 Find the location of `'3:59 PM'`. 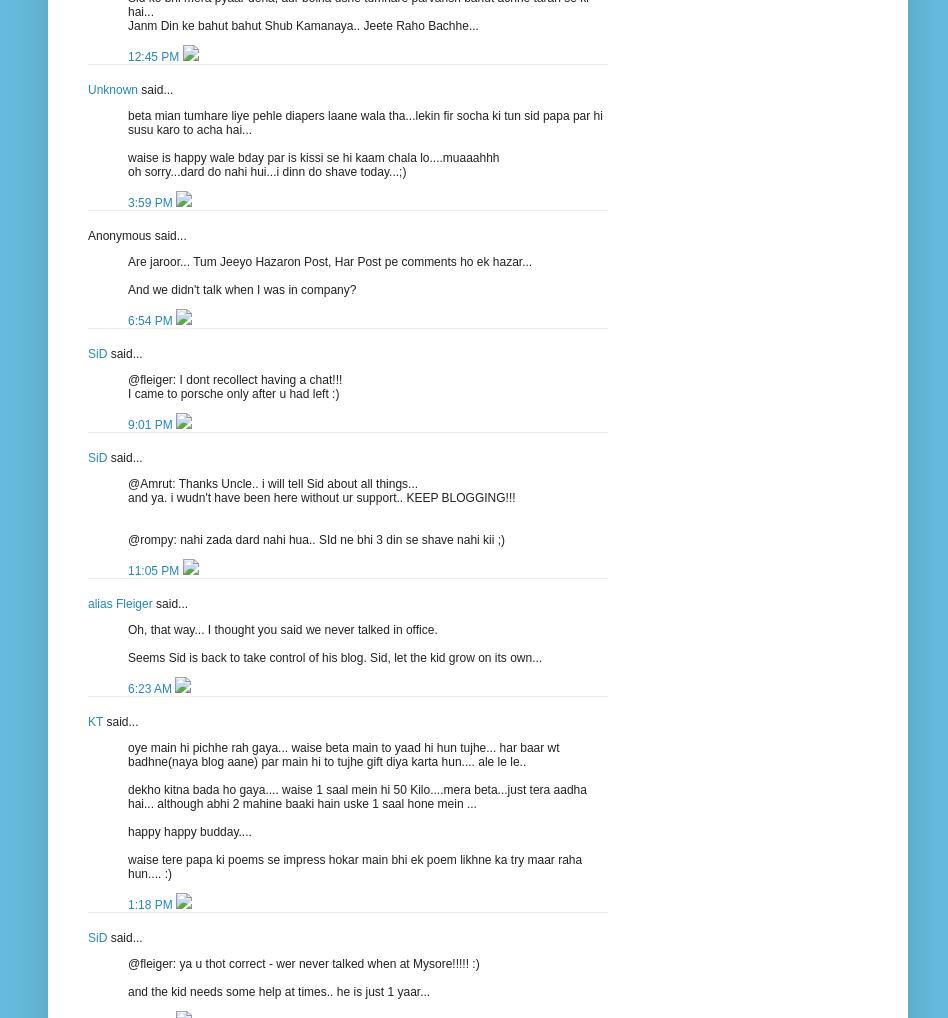

'3:59 PM' is located at coordinates (150, 201).